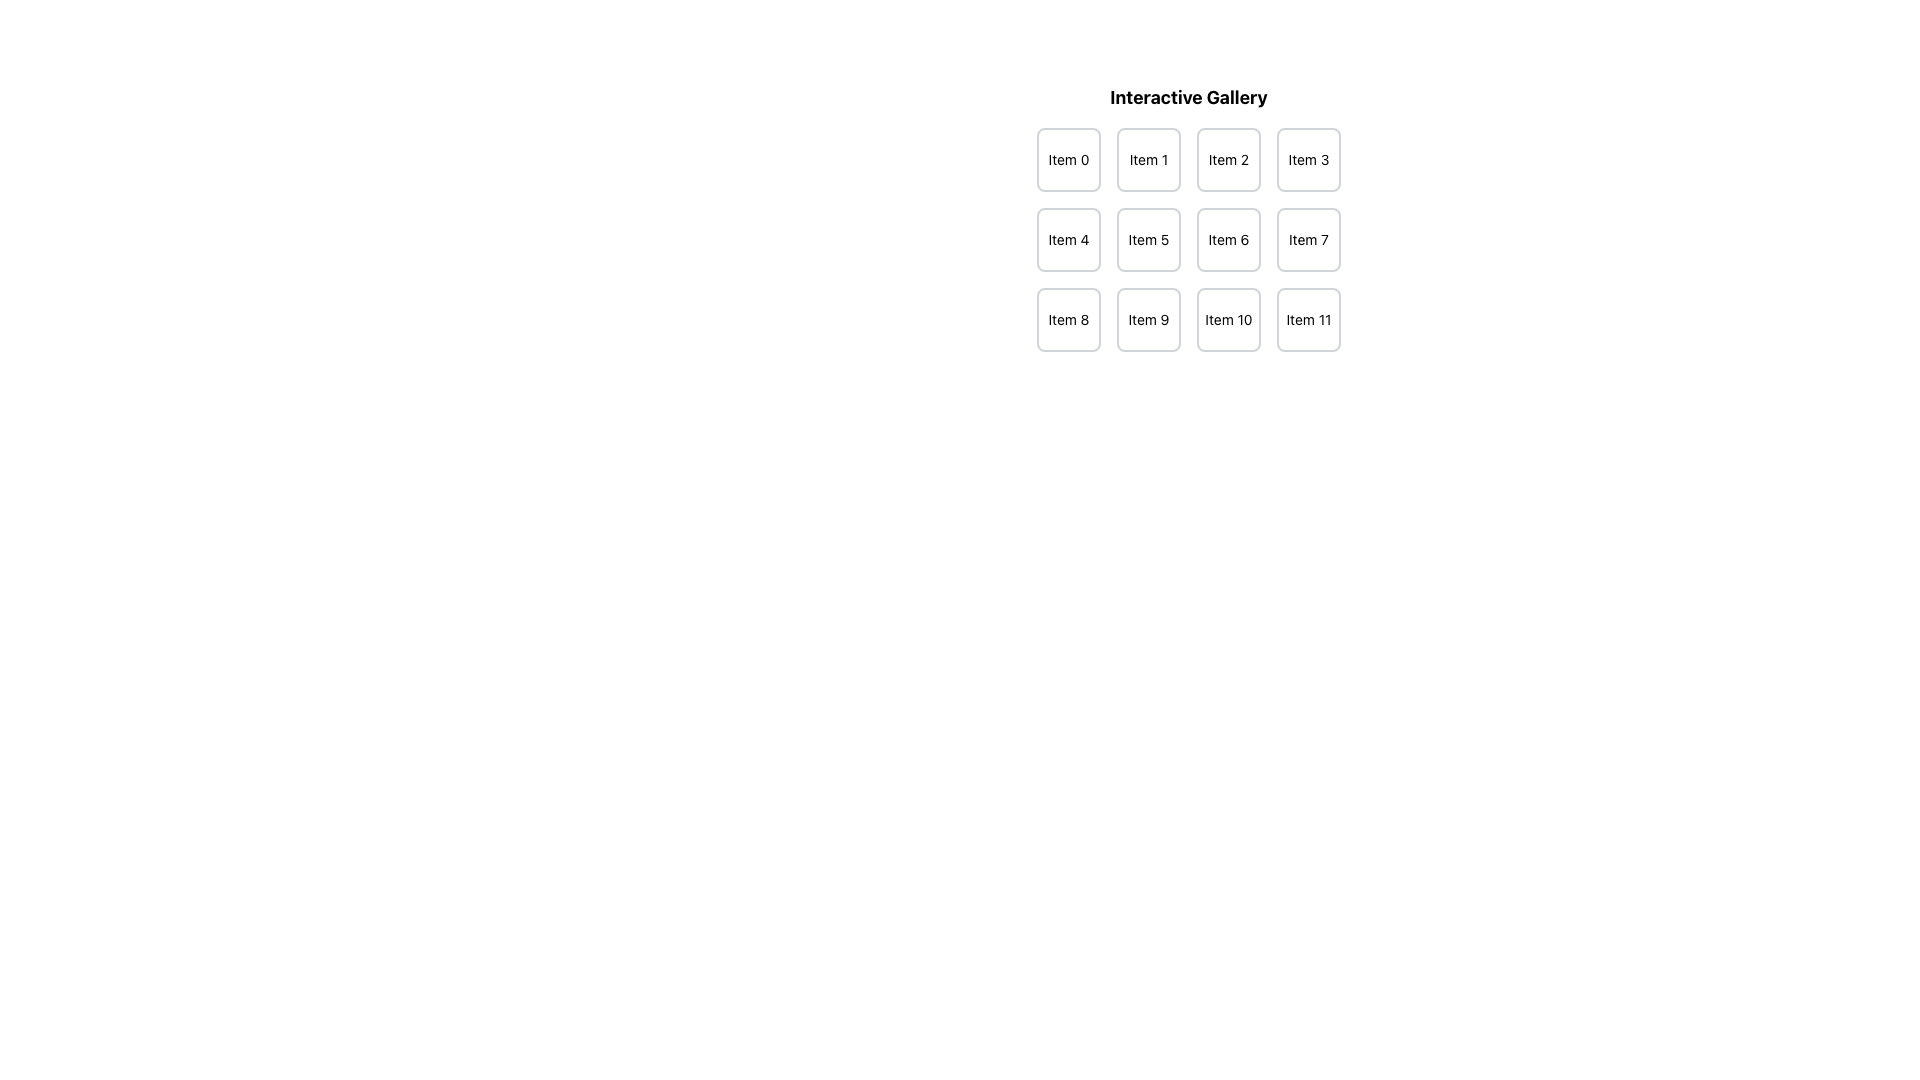 This screenshot has height=1080, width=1920. I want to click on the grid cell labeled 'Item 4' located in the second row and first column of a 4x3 grid layout, so click(1068, 238).